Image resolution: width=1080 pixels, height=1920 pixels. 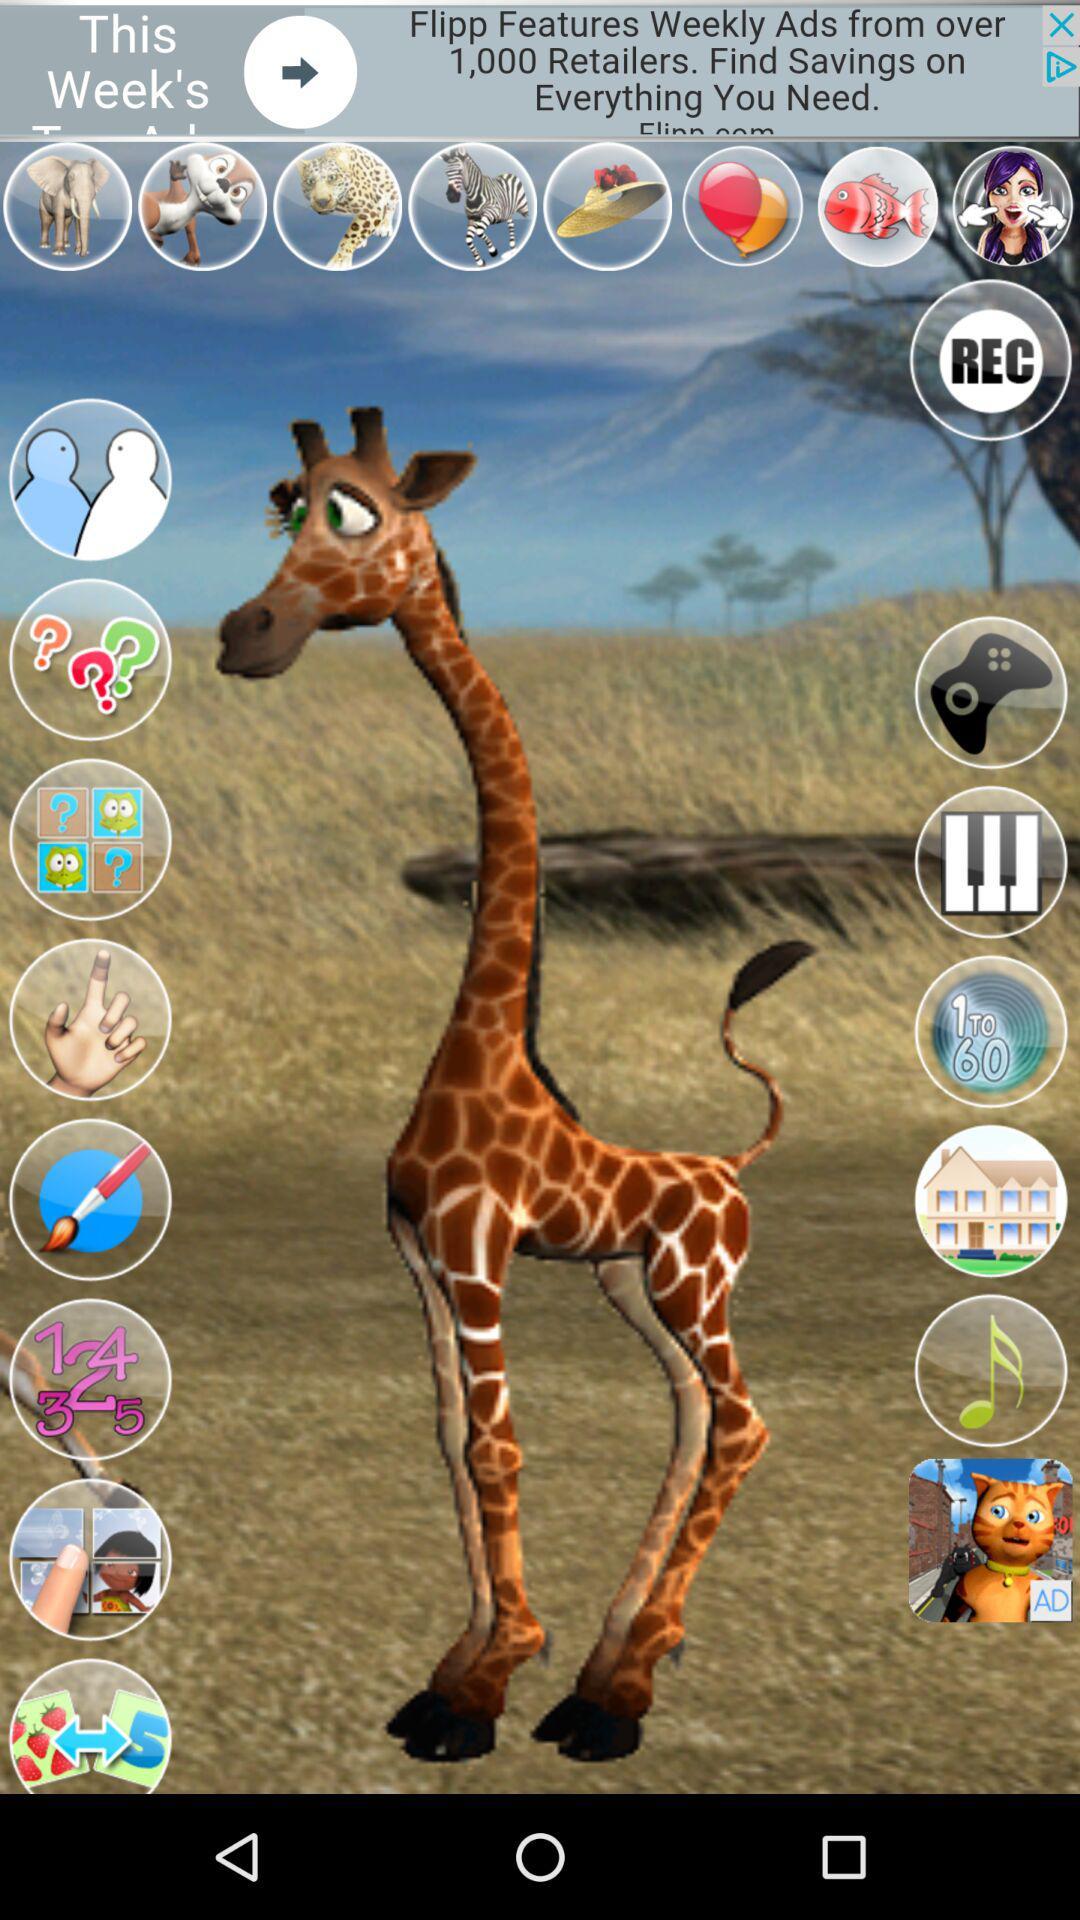 I want to click on the group icon, so click(x=88, y=513).